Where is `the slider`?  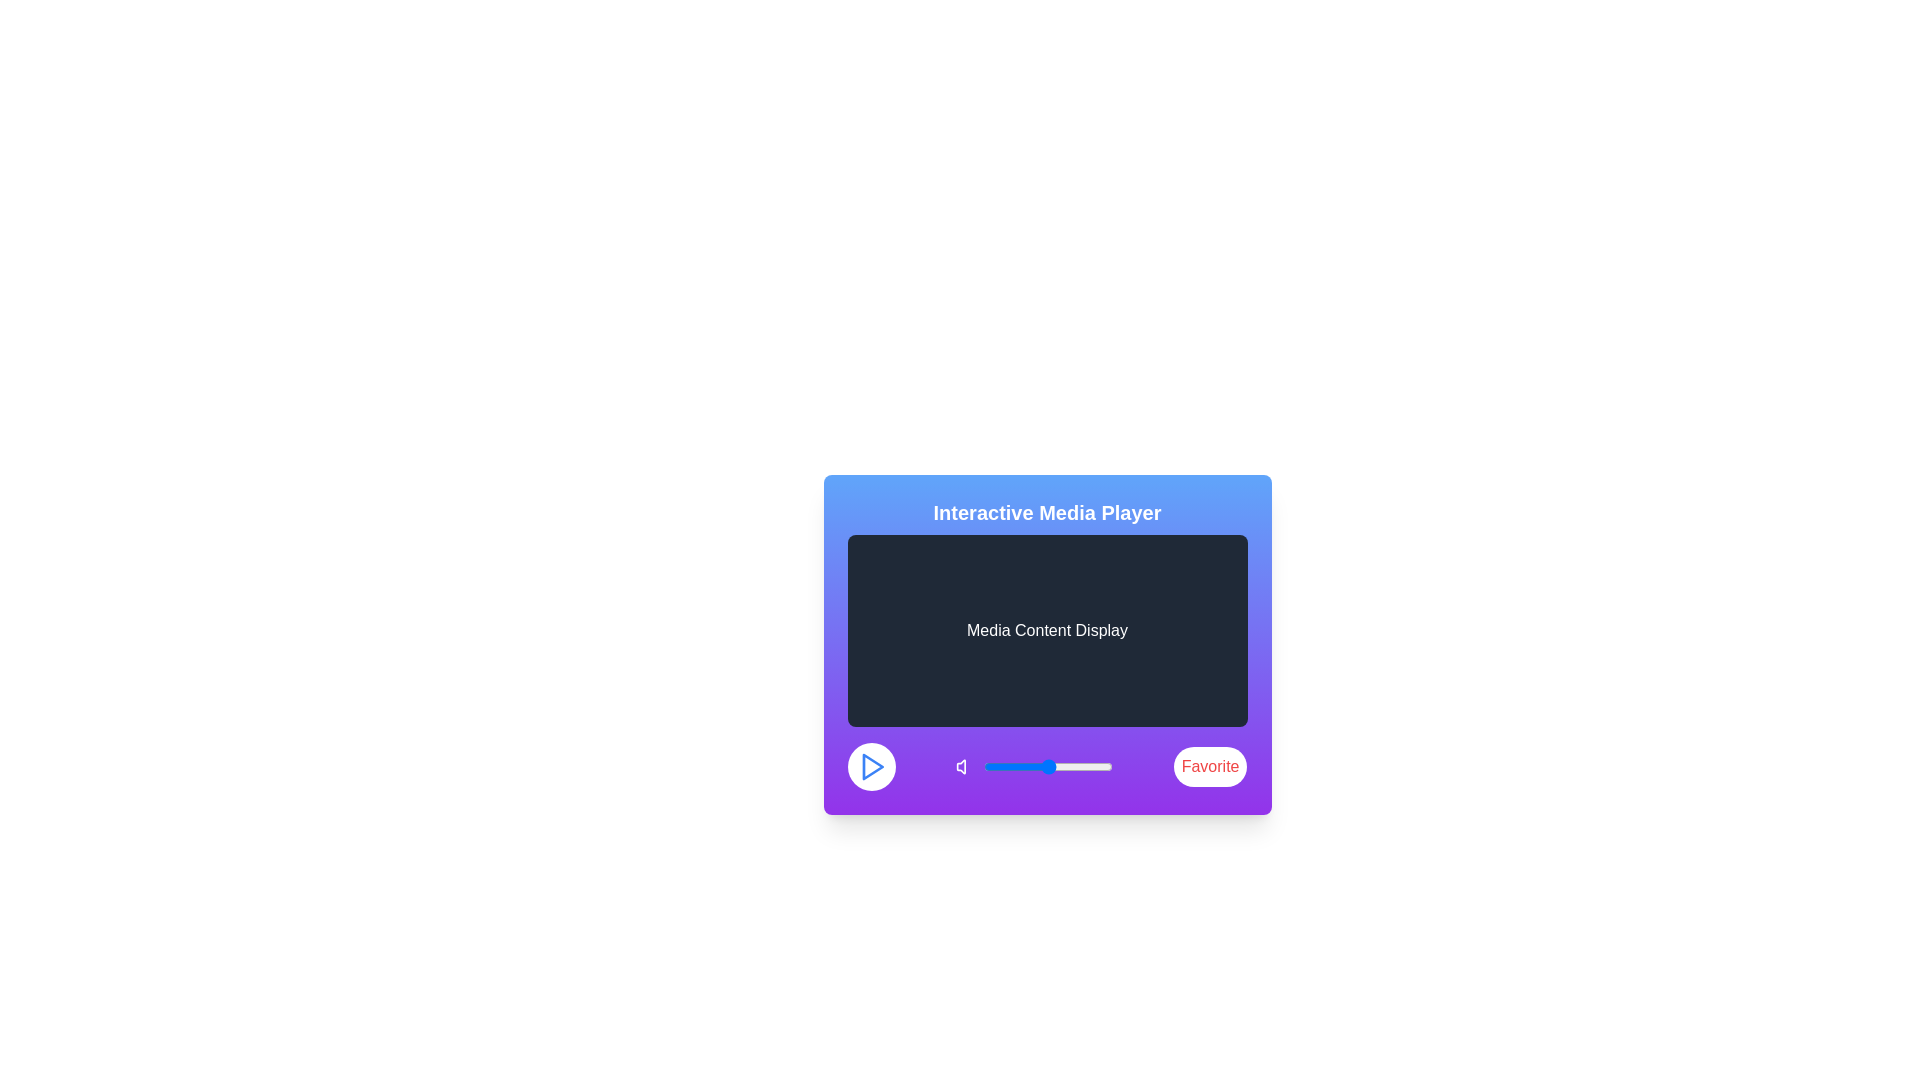
the slider is located at coordinates (994, 766).